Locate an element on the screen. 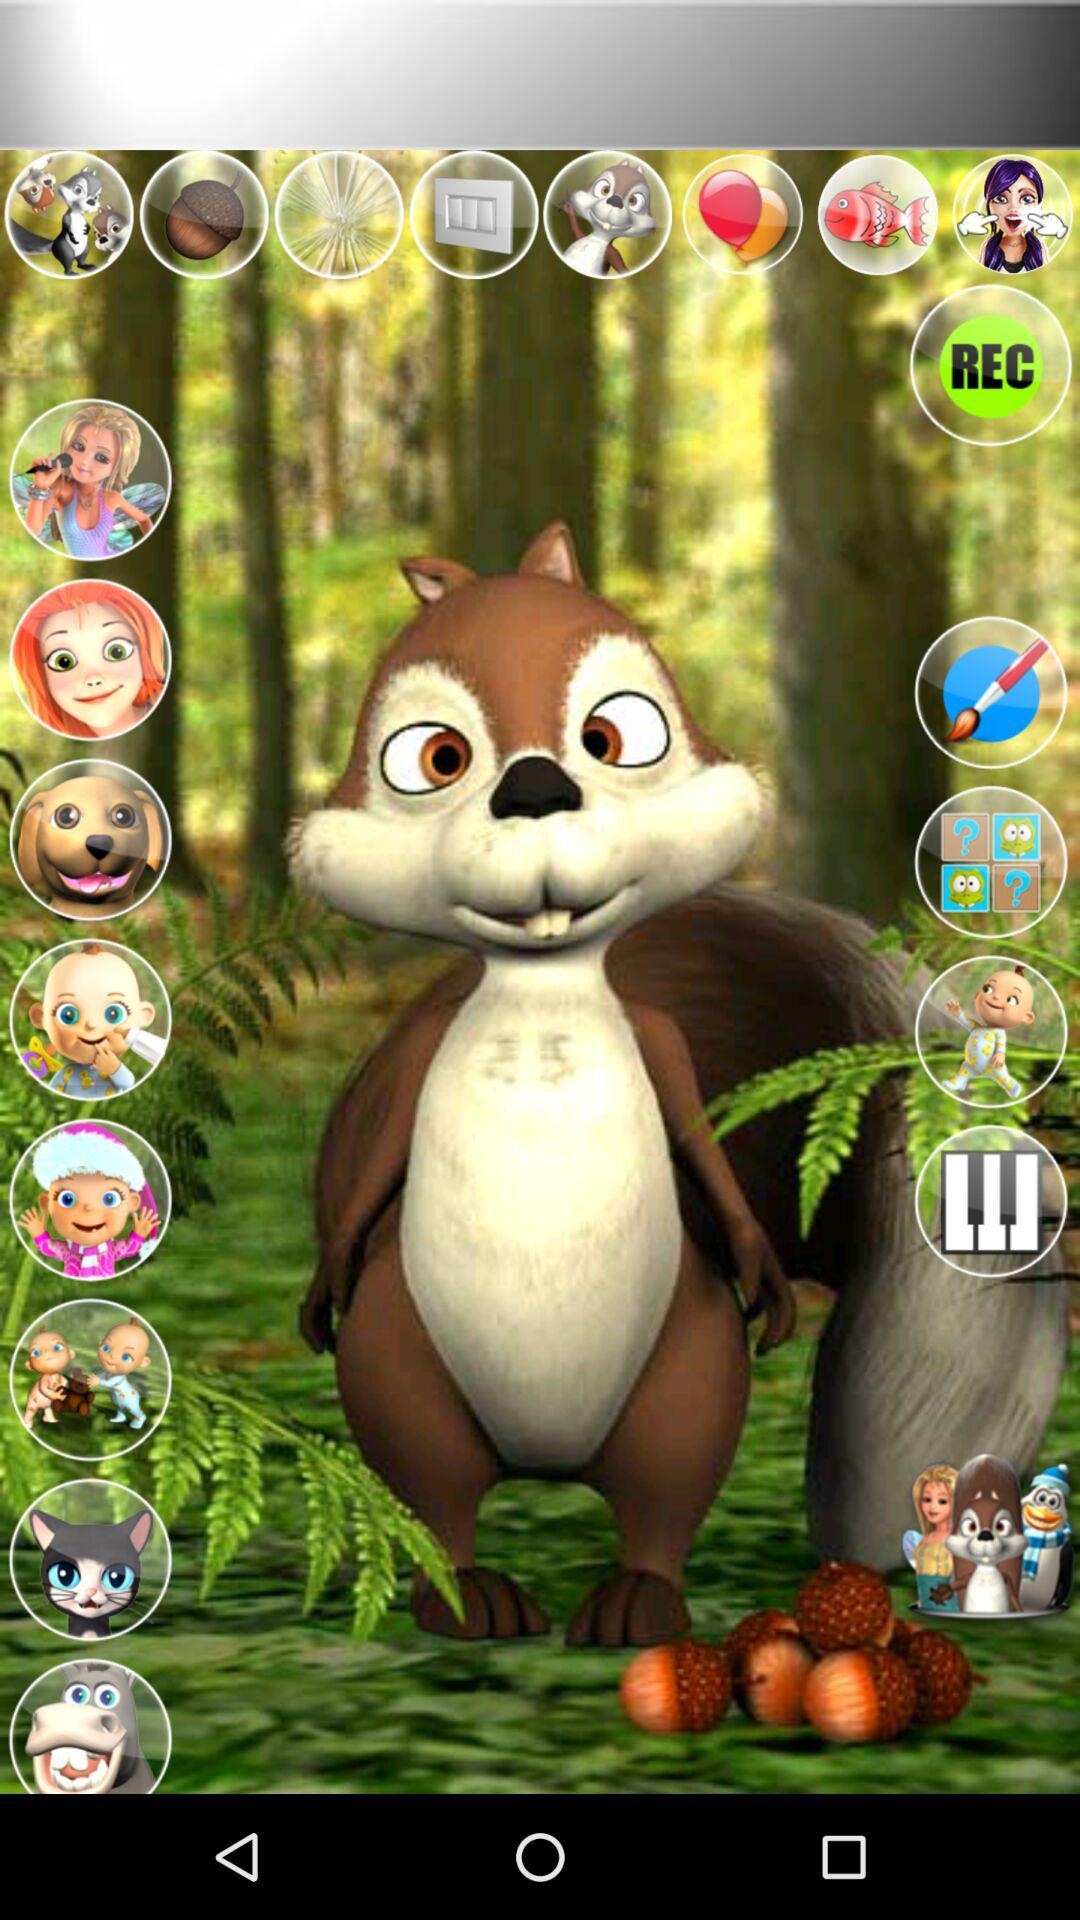 The height and width of the screenshot is (1920, 1080). hippo is located at coordinates (88, 1717).